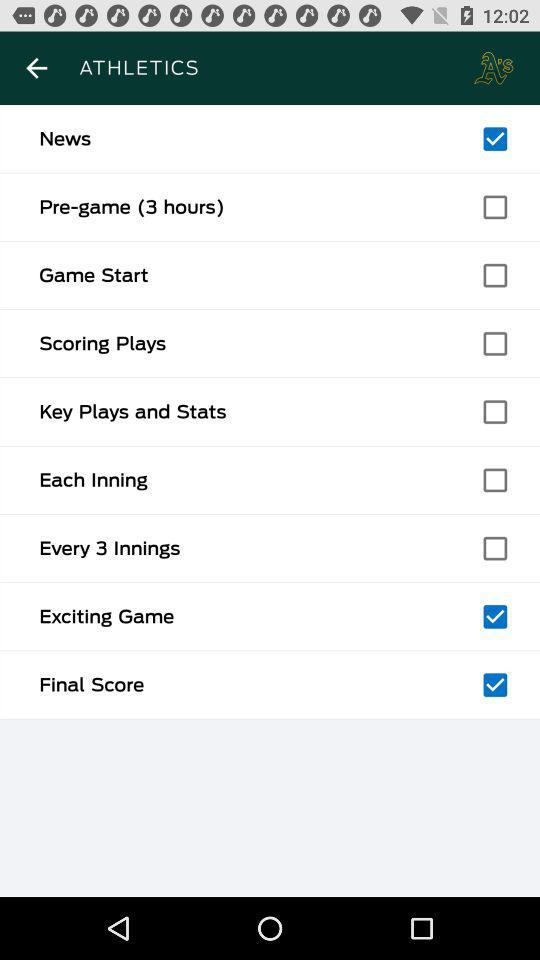  I want to click on check box option, so click(494, 274).